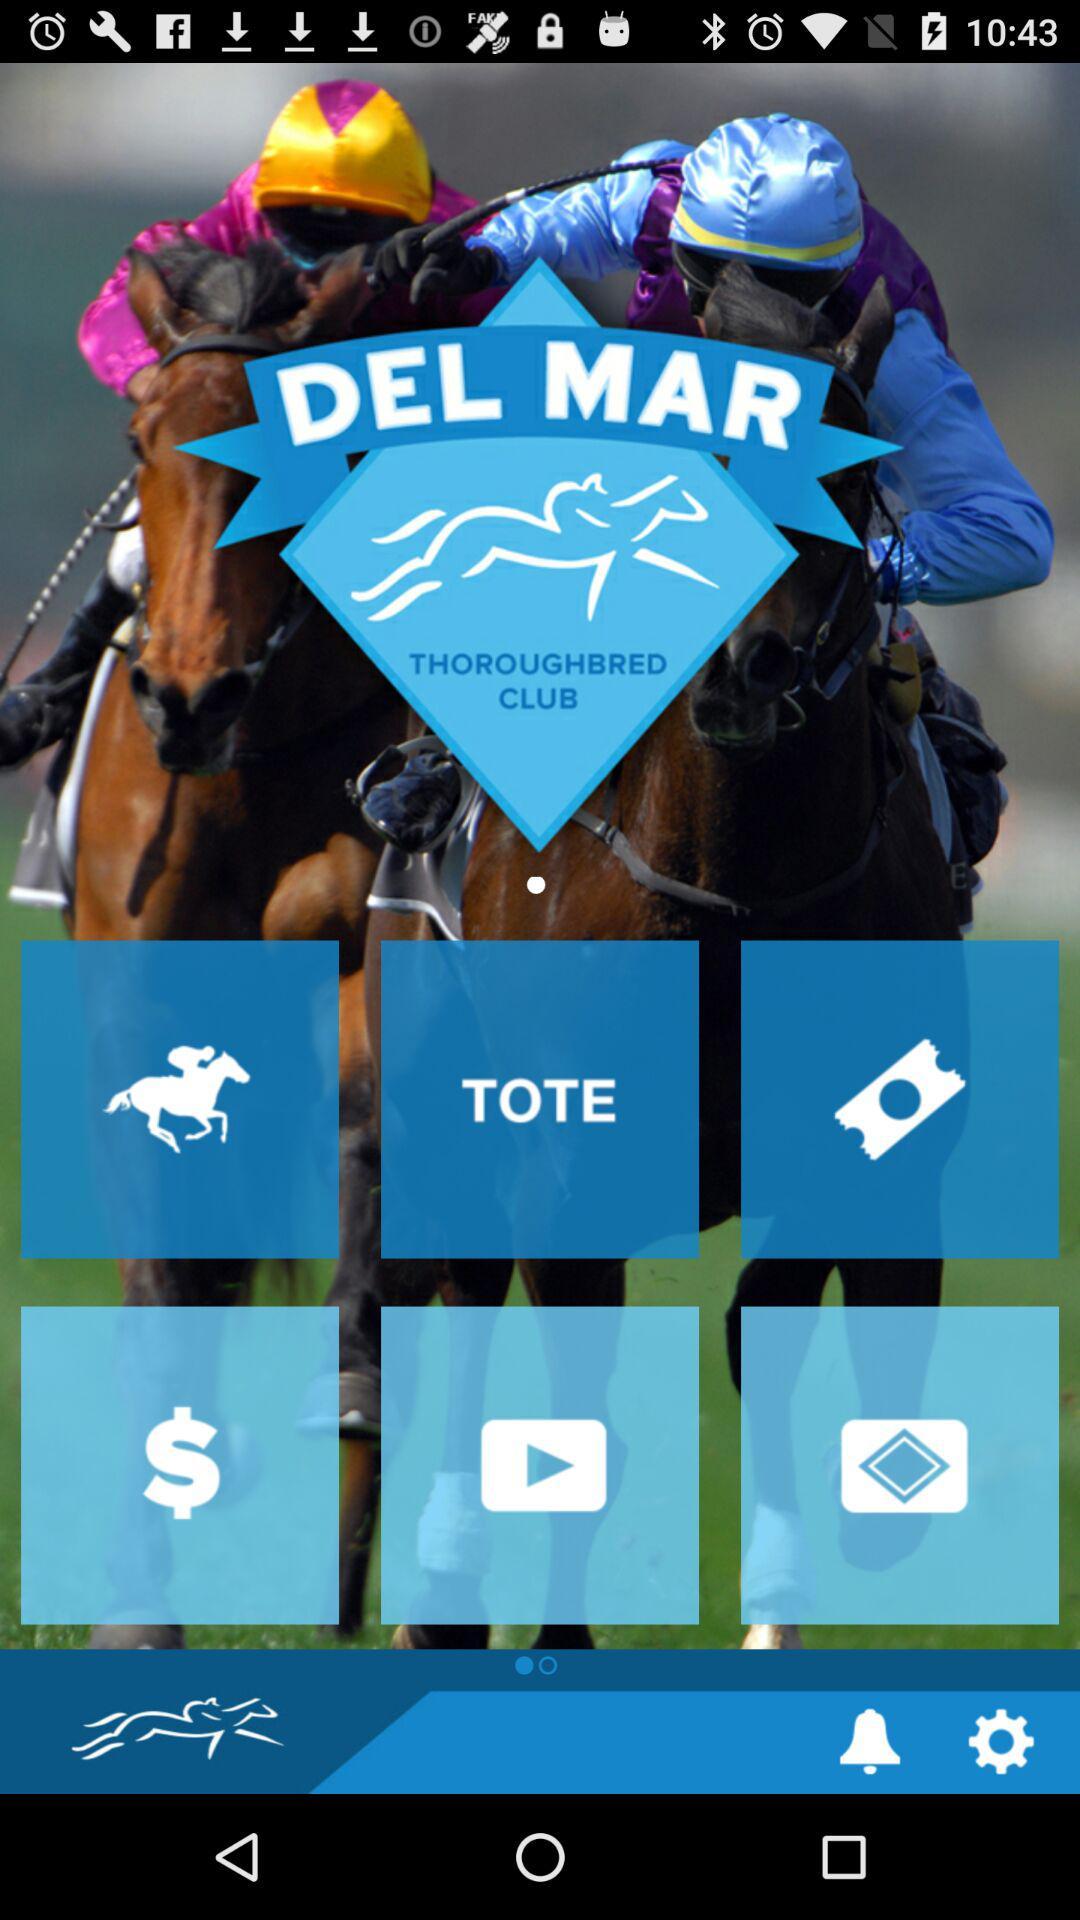  Describe the element at coordinates (869, 1740) in the screenshot. I see `alarm` at that location.